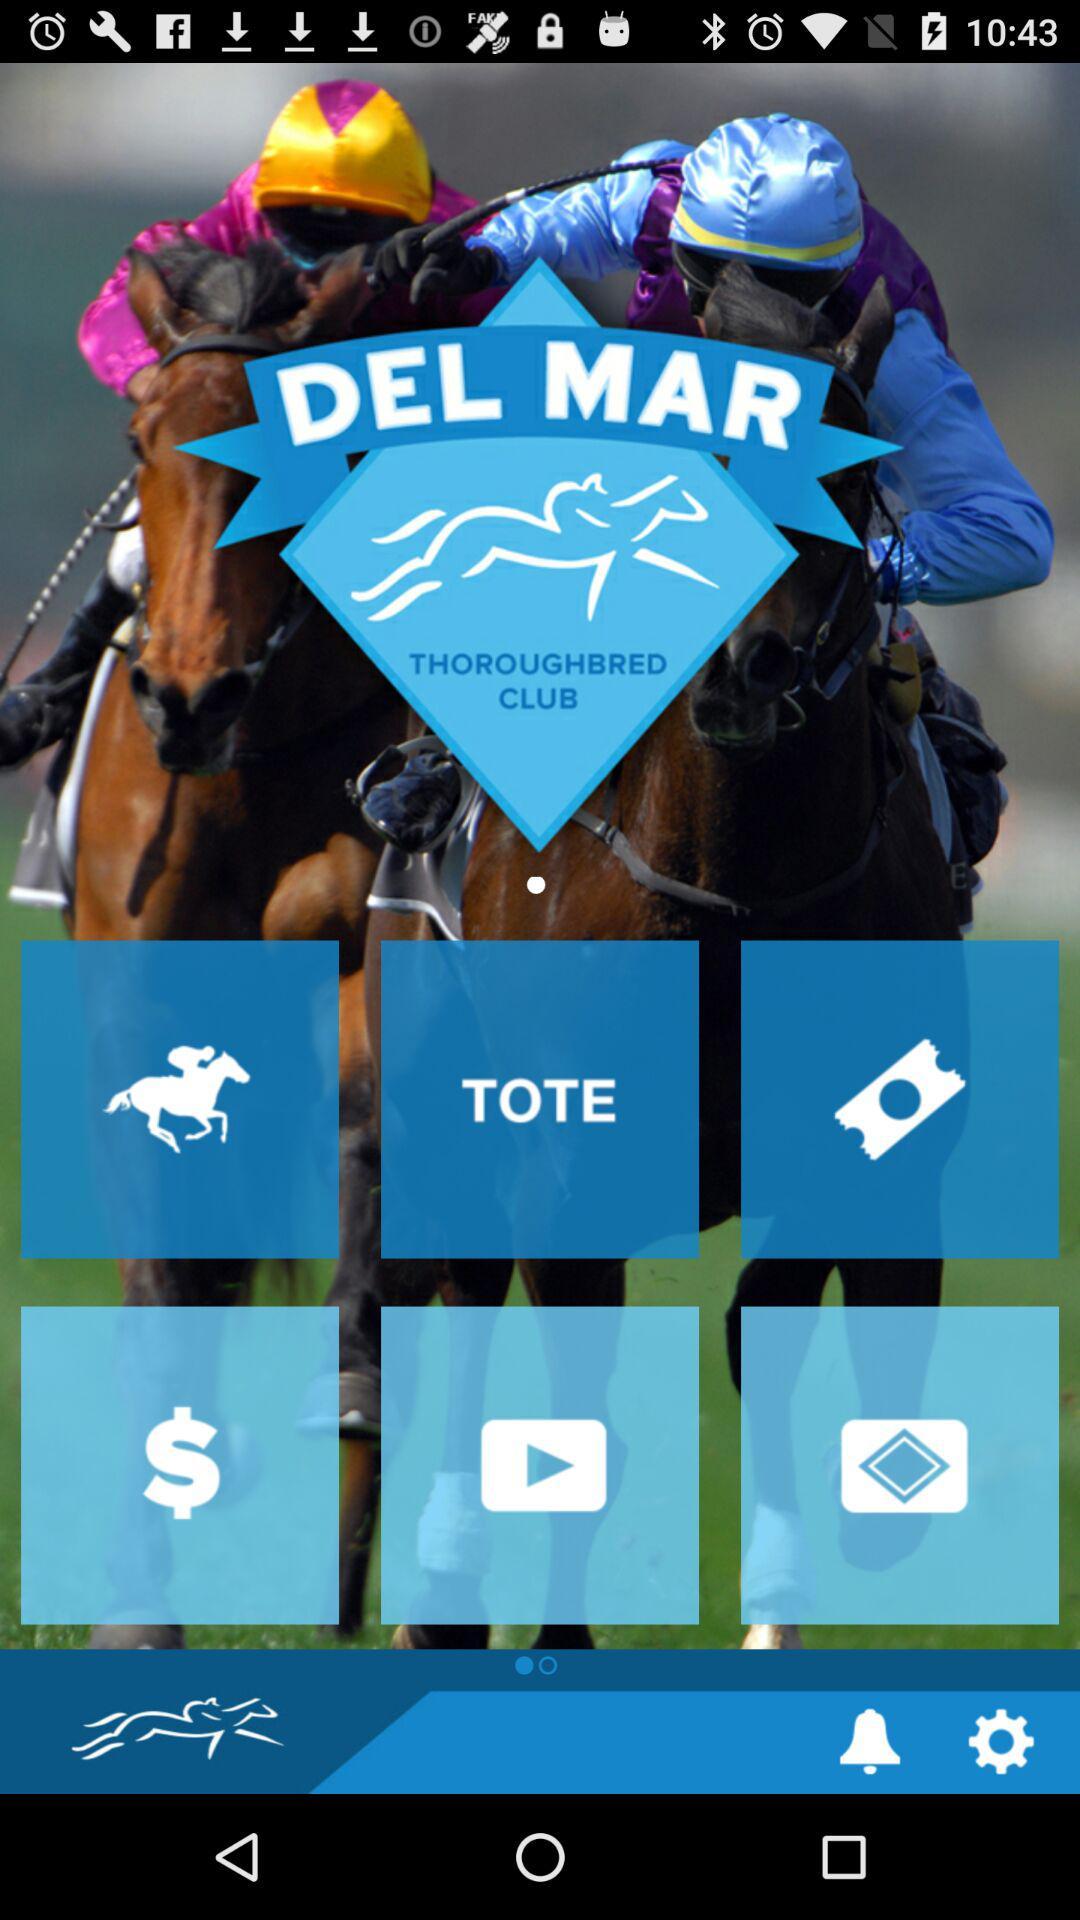  Describe the element at coordinates (869, 1740) in the screenshot. I see `alarm` at that location.